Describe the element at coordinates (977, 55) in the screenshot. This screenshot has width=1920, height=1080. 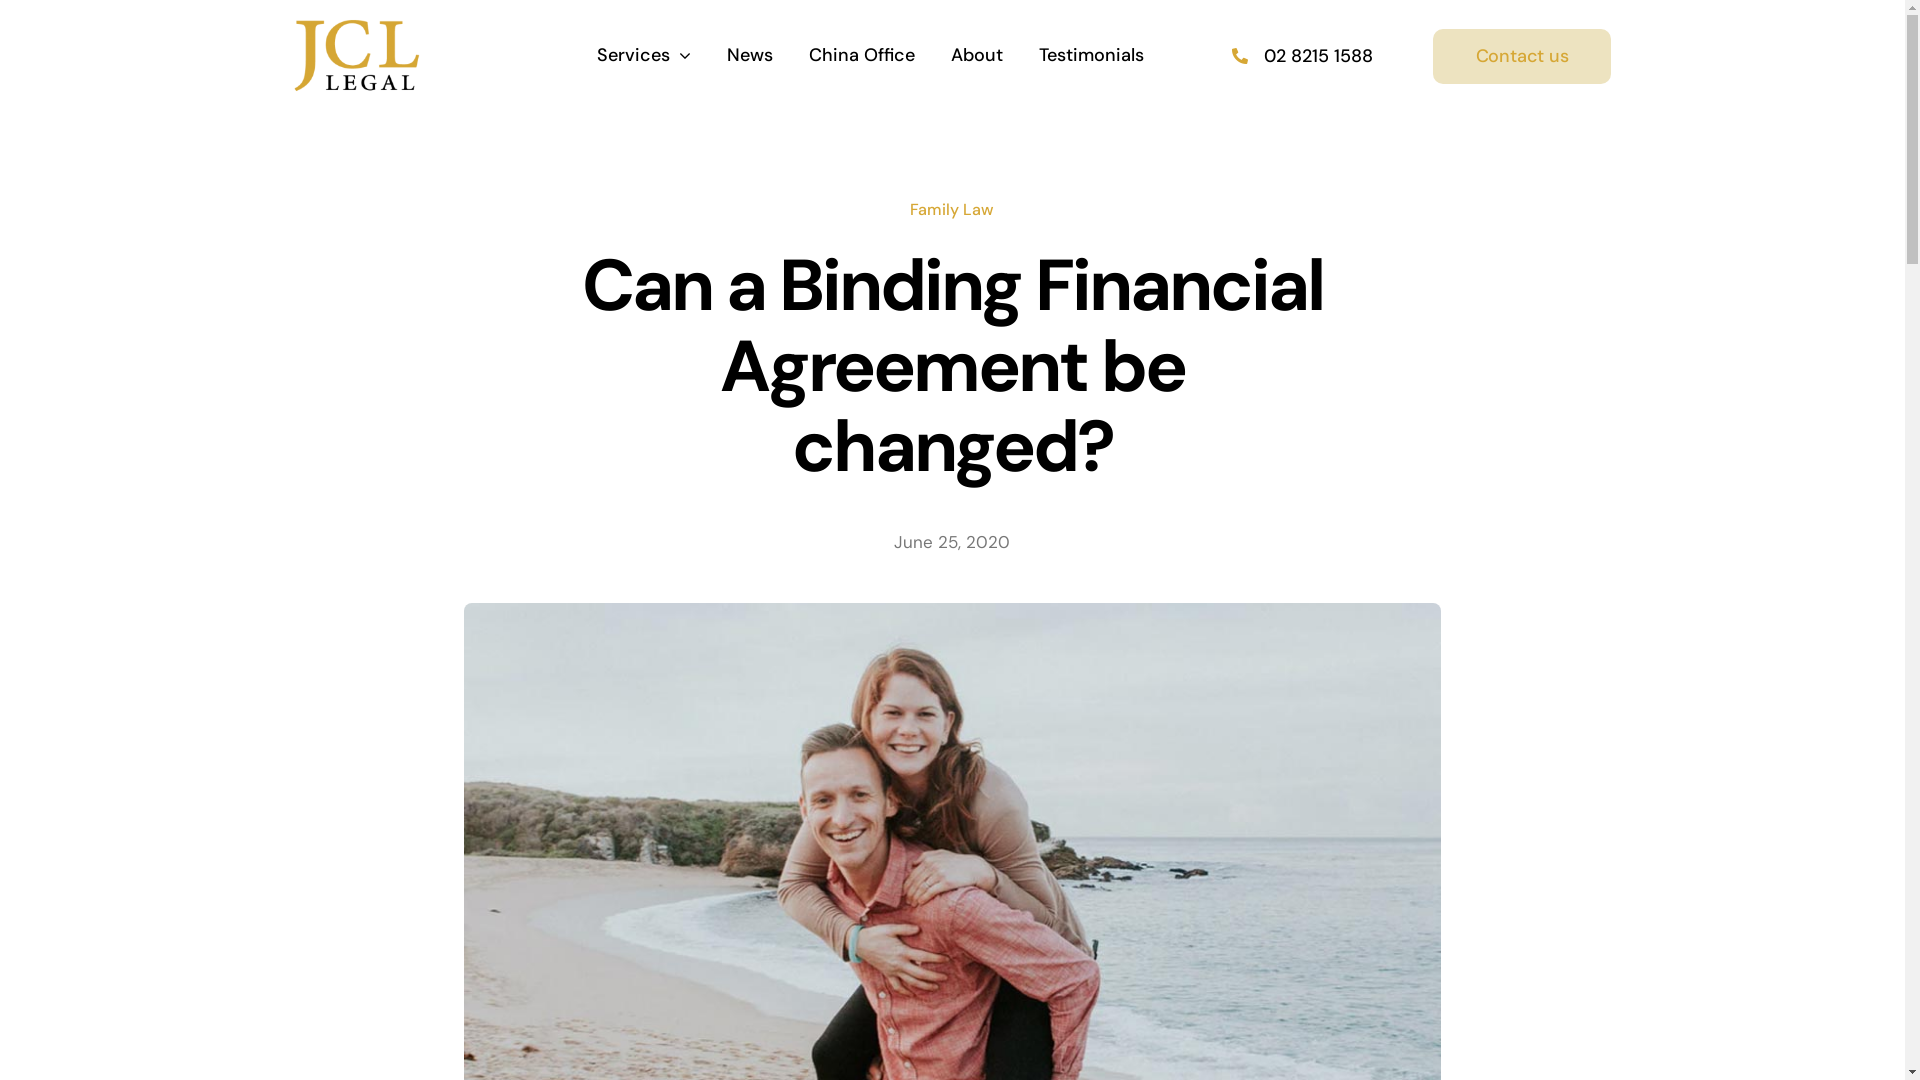
I see `'About'` at that location.